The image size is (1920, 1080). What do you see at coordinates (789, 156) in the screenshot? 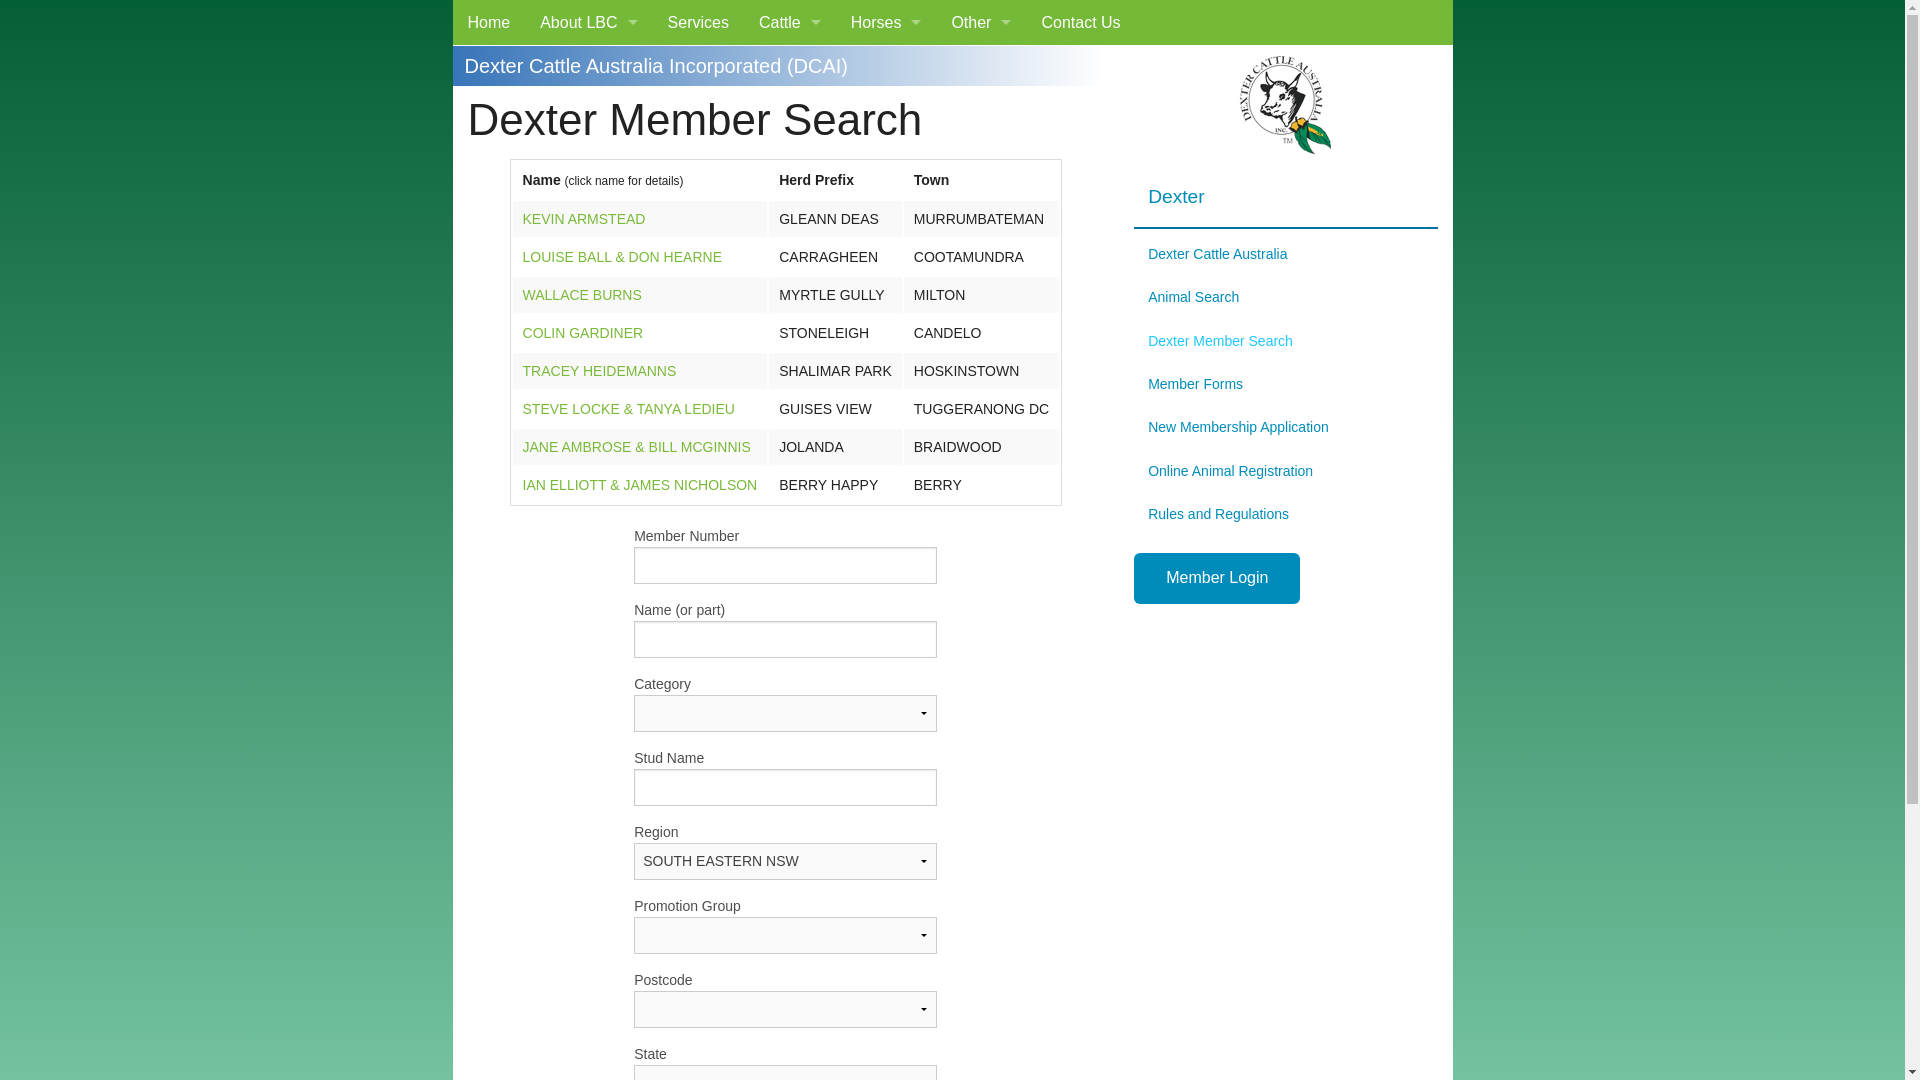
I see `'Dairy Shorthorn'` at bounding box center [789, 156].